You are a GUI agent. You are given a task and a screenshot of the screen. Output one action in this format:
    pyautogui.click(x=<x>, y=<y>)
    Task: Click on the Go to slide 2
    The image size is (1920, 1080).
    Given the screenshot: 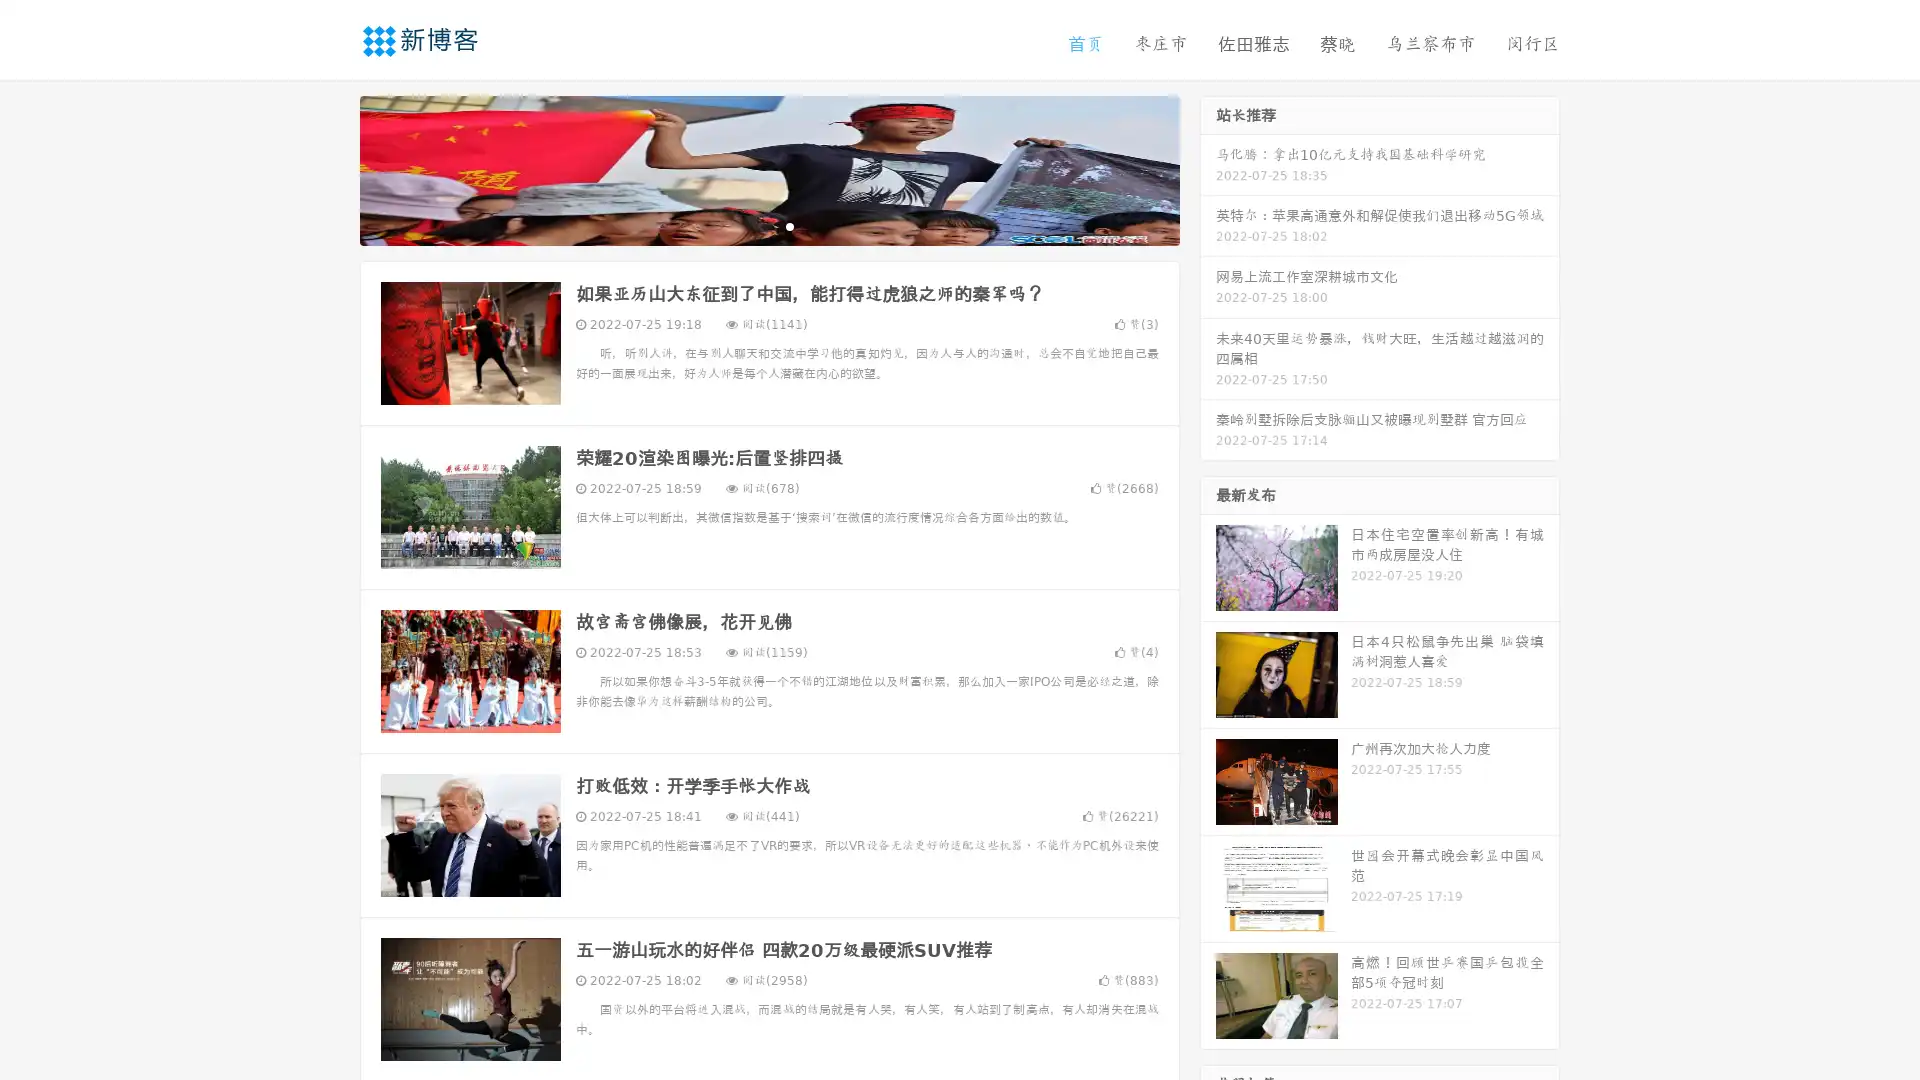 What is the action you would take?
    pyautogui.click(x=768, y=225)
    